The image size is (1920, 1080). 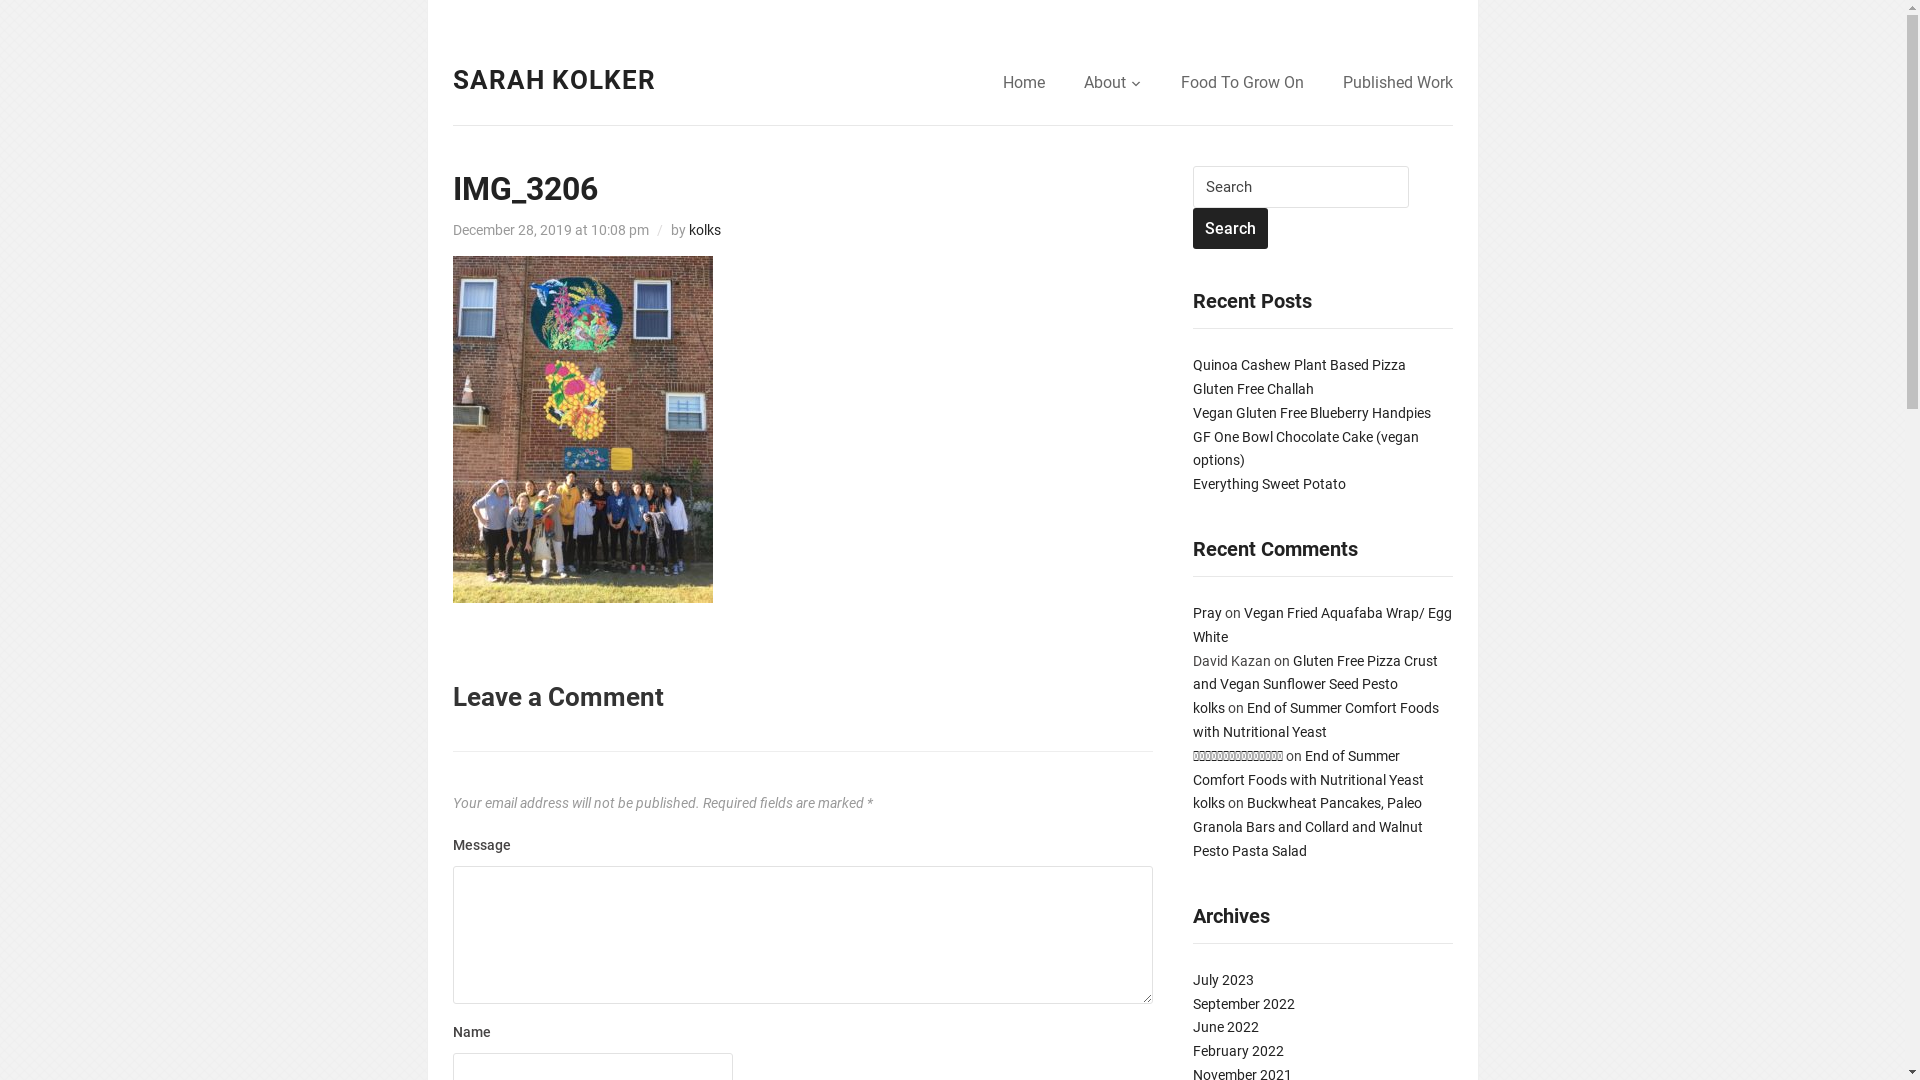 I want to click on 'June 2022', so click(x=1223, y=1026).